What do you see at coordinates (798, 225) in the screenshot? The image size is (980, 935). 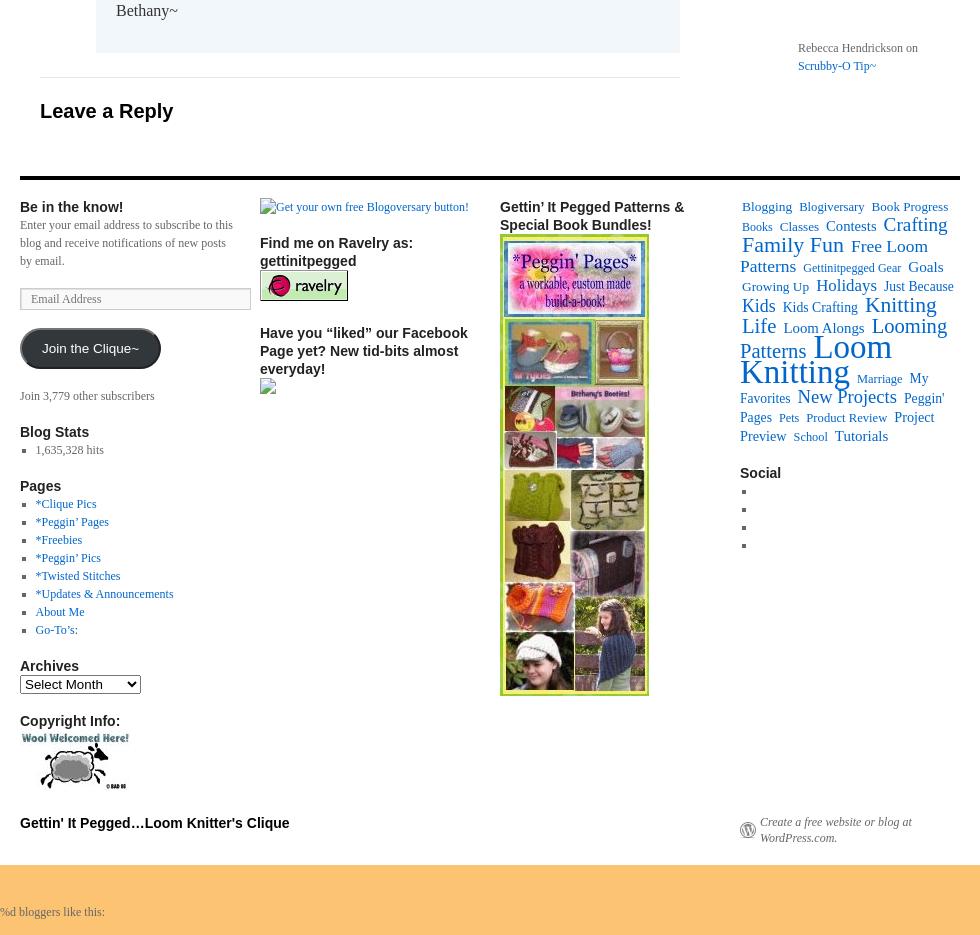 I see `'Classes'` at bounding box center [798, 225].